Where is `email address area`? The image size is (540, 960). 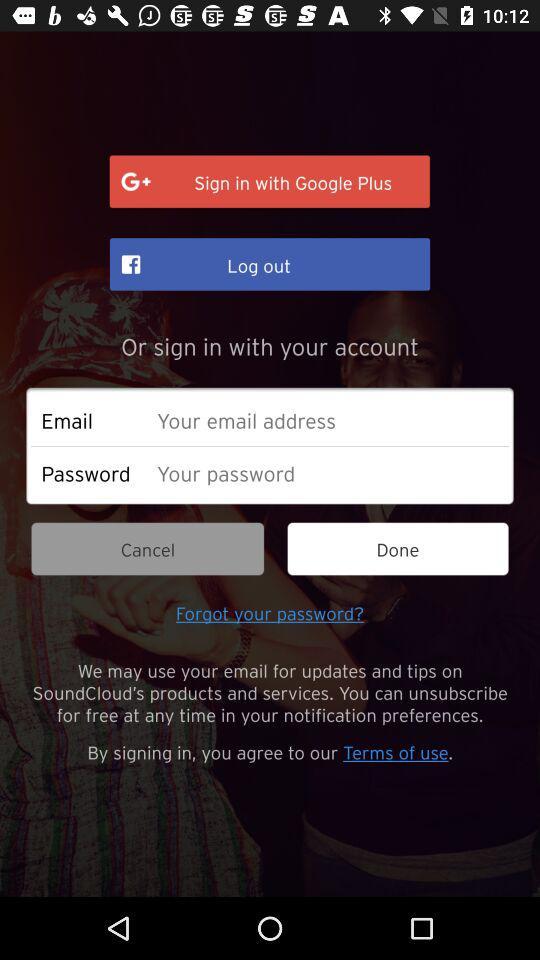
email address area is located at coordinates (327, 419).